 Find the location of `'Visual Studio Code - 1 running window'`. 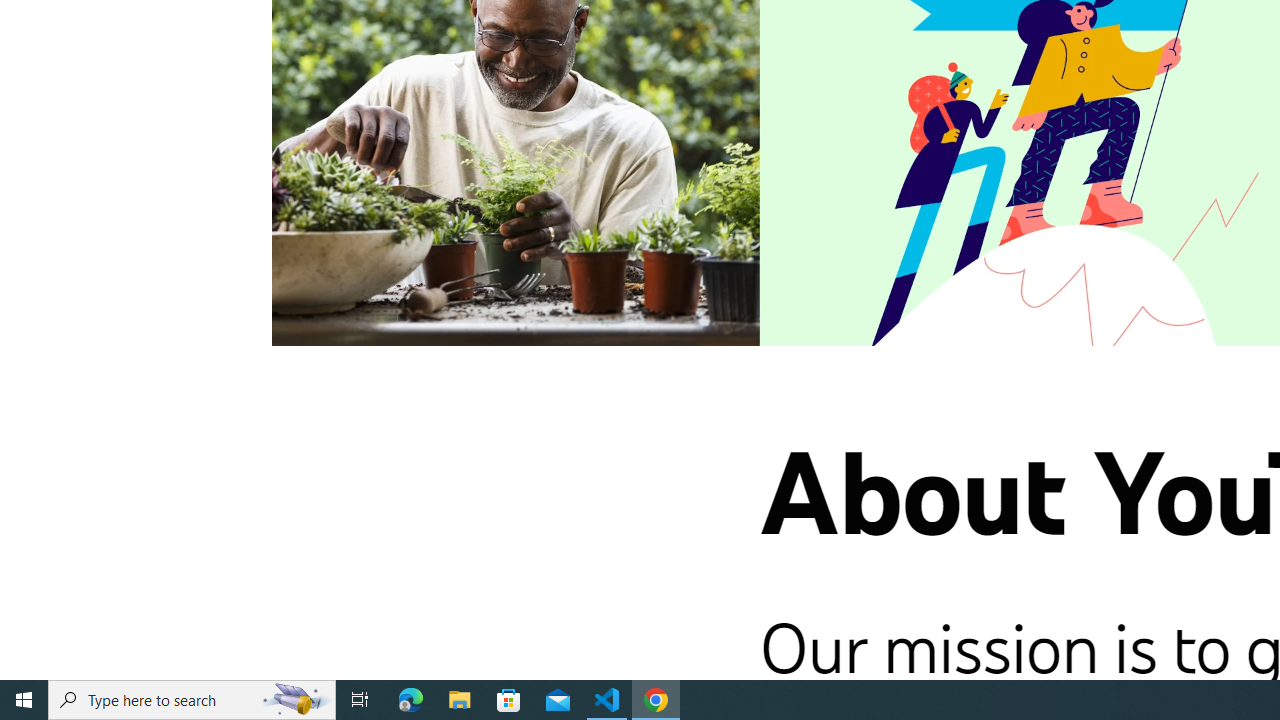

'Visual Studio Code - 1 running window' is located at coordinates (606, 698).